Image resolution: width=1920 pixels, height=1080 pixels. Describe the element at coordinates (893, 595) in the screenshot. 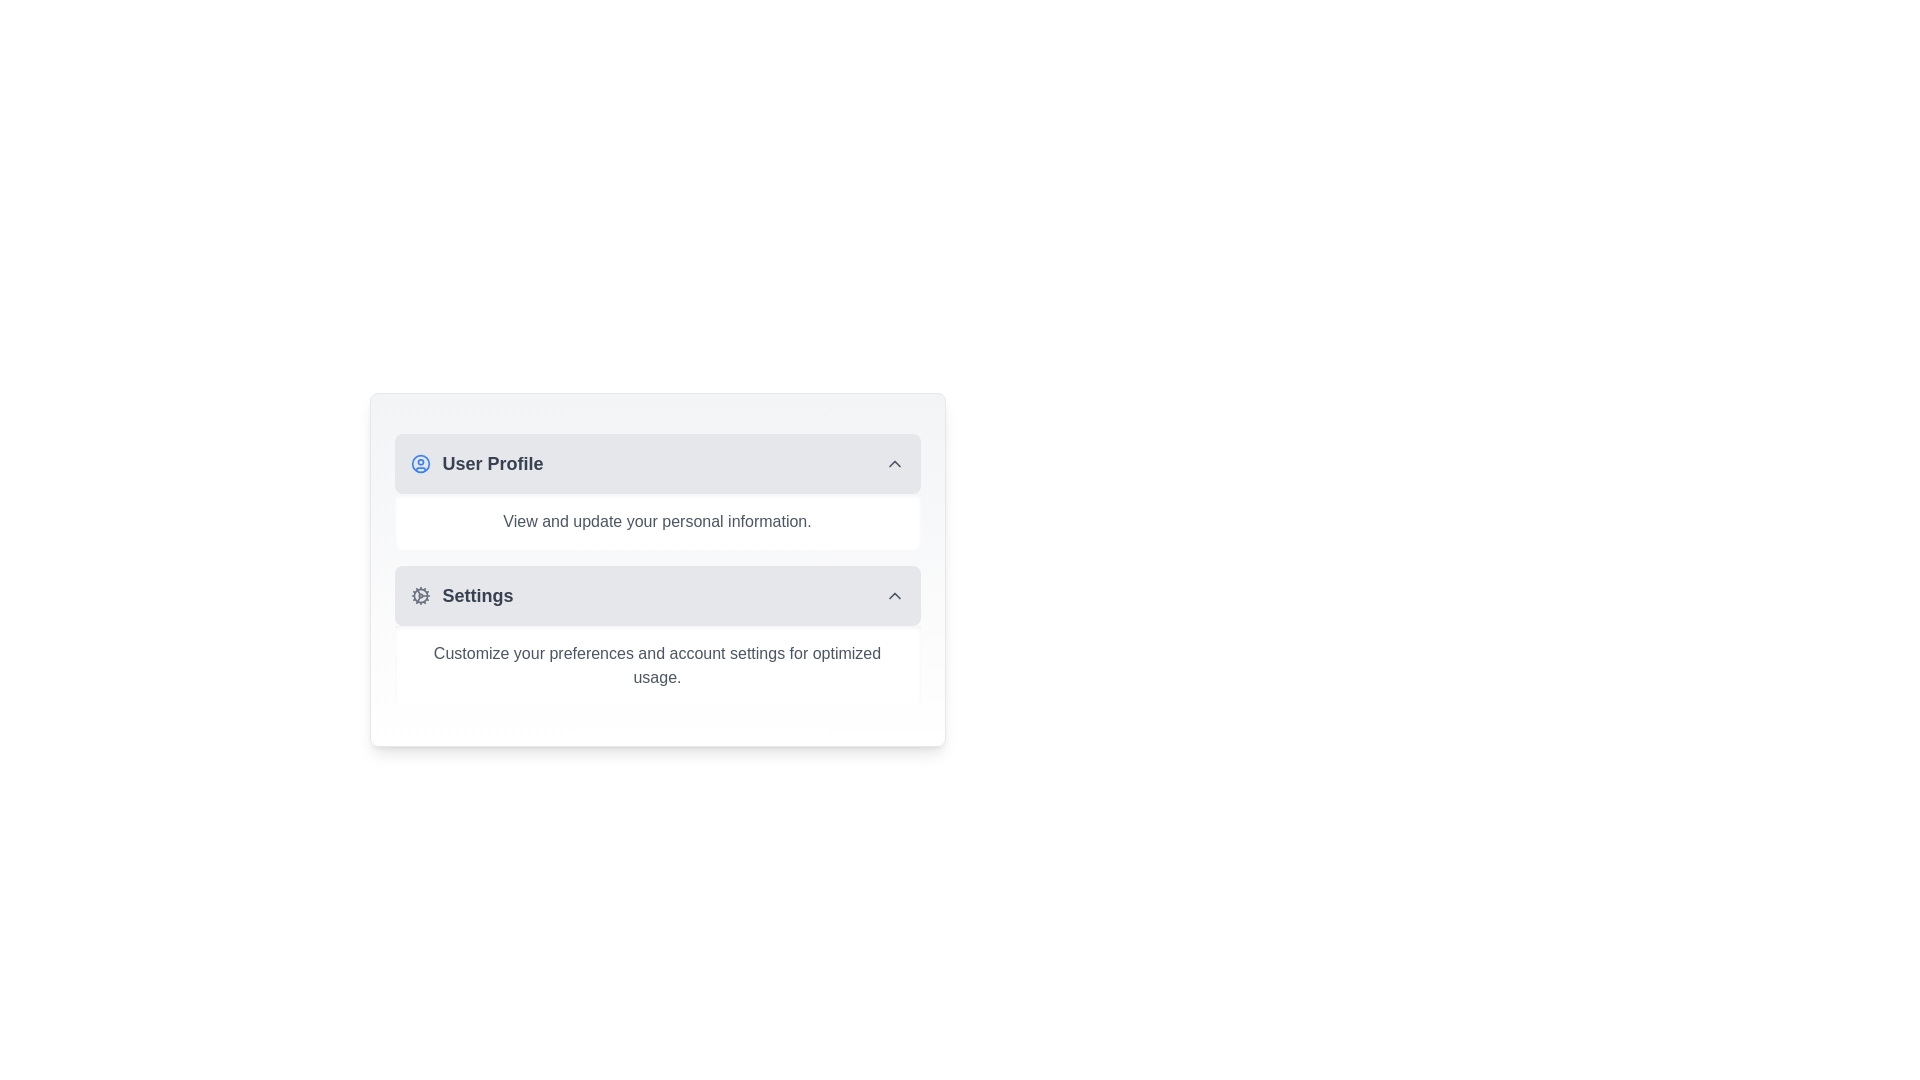

I see `the small upward-facing gray chevron icon located on the far-right side of the 'Settings' section` at that location.